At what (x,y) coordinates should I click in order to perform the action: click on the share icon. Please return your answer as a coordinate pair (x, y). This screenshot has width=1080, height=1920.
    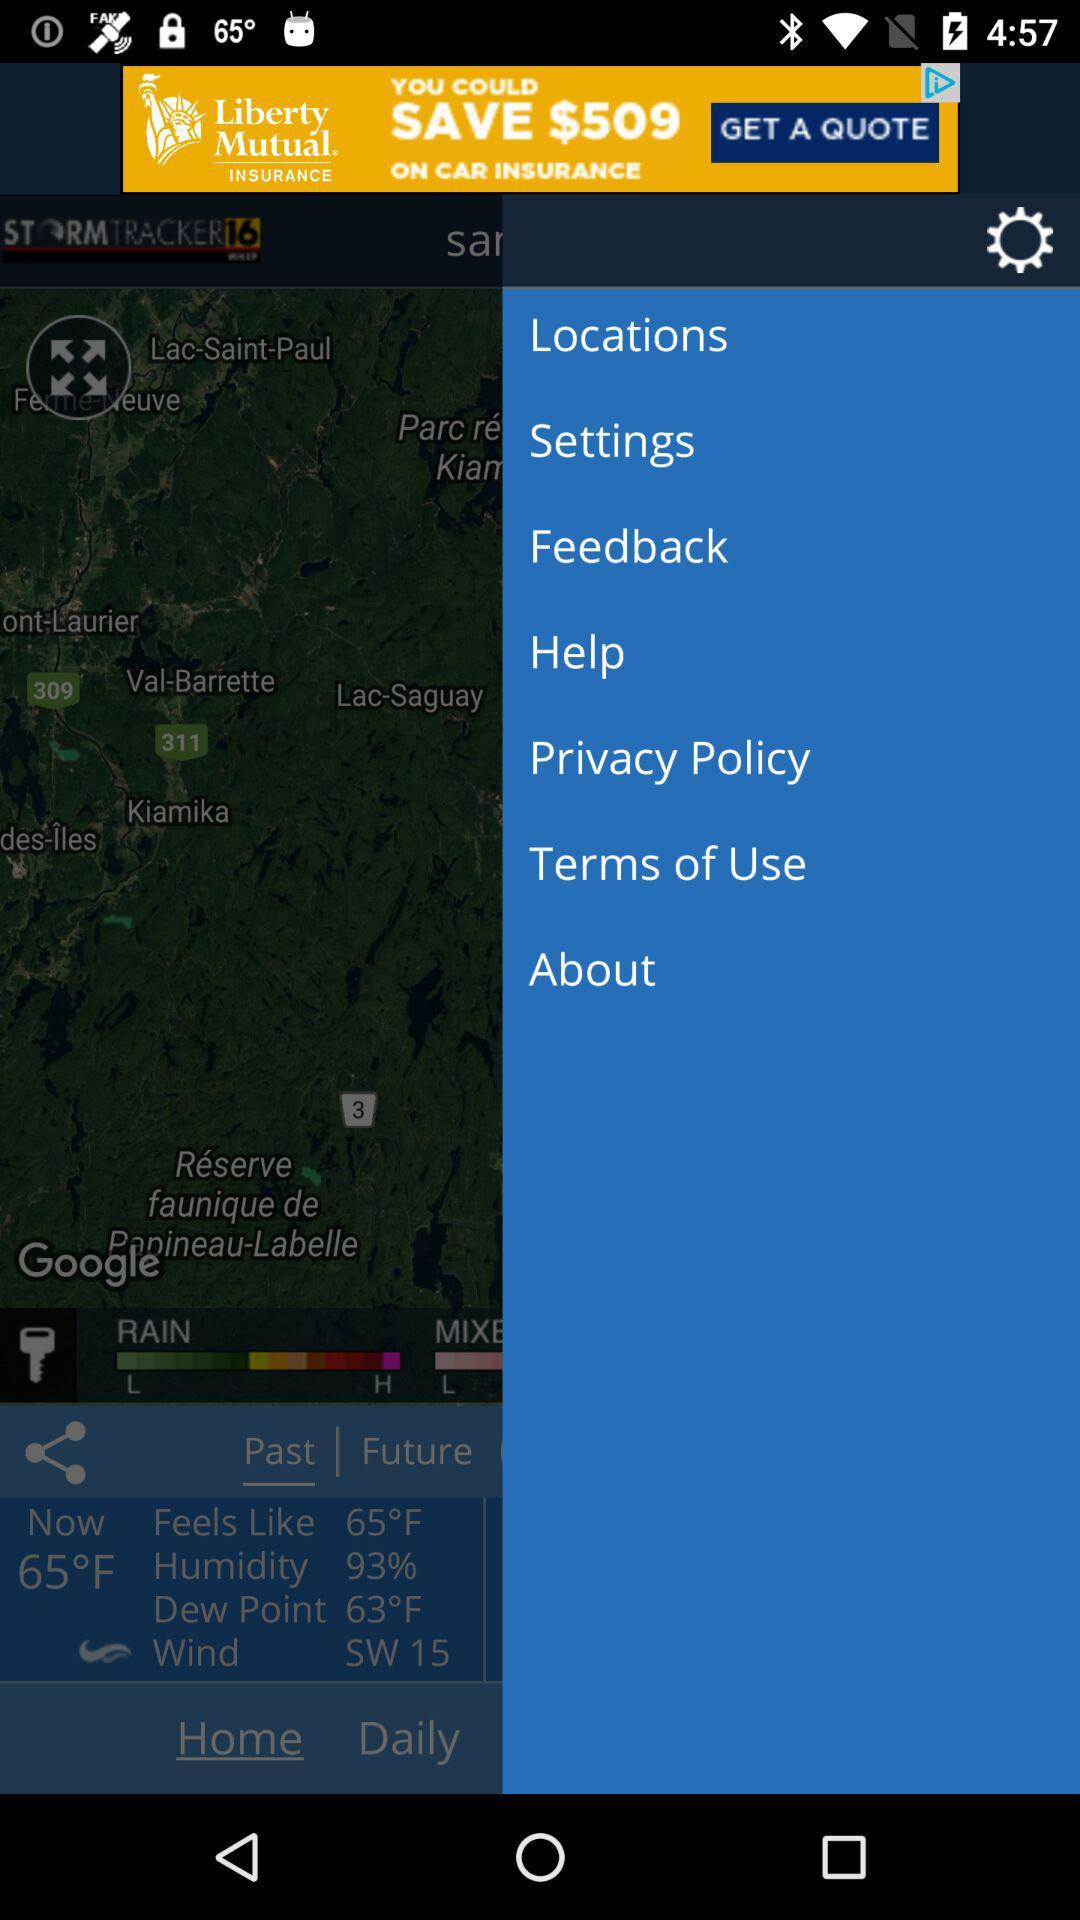
    Looking at the image, I should click on (58, 1451).